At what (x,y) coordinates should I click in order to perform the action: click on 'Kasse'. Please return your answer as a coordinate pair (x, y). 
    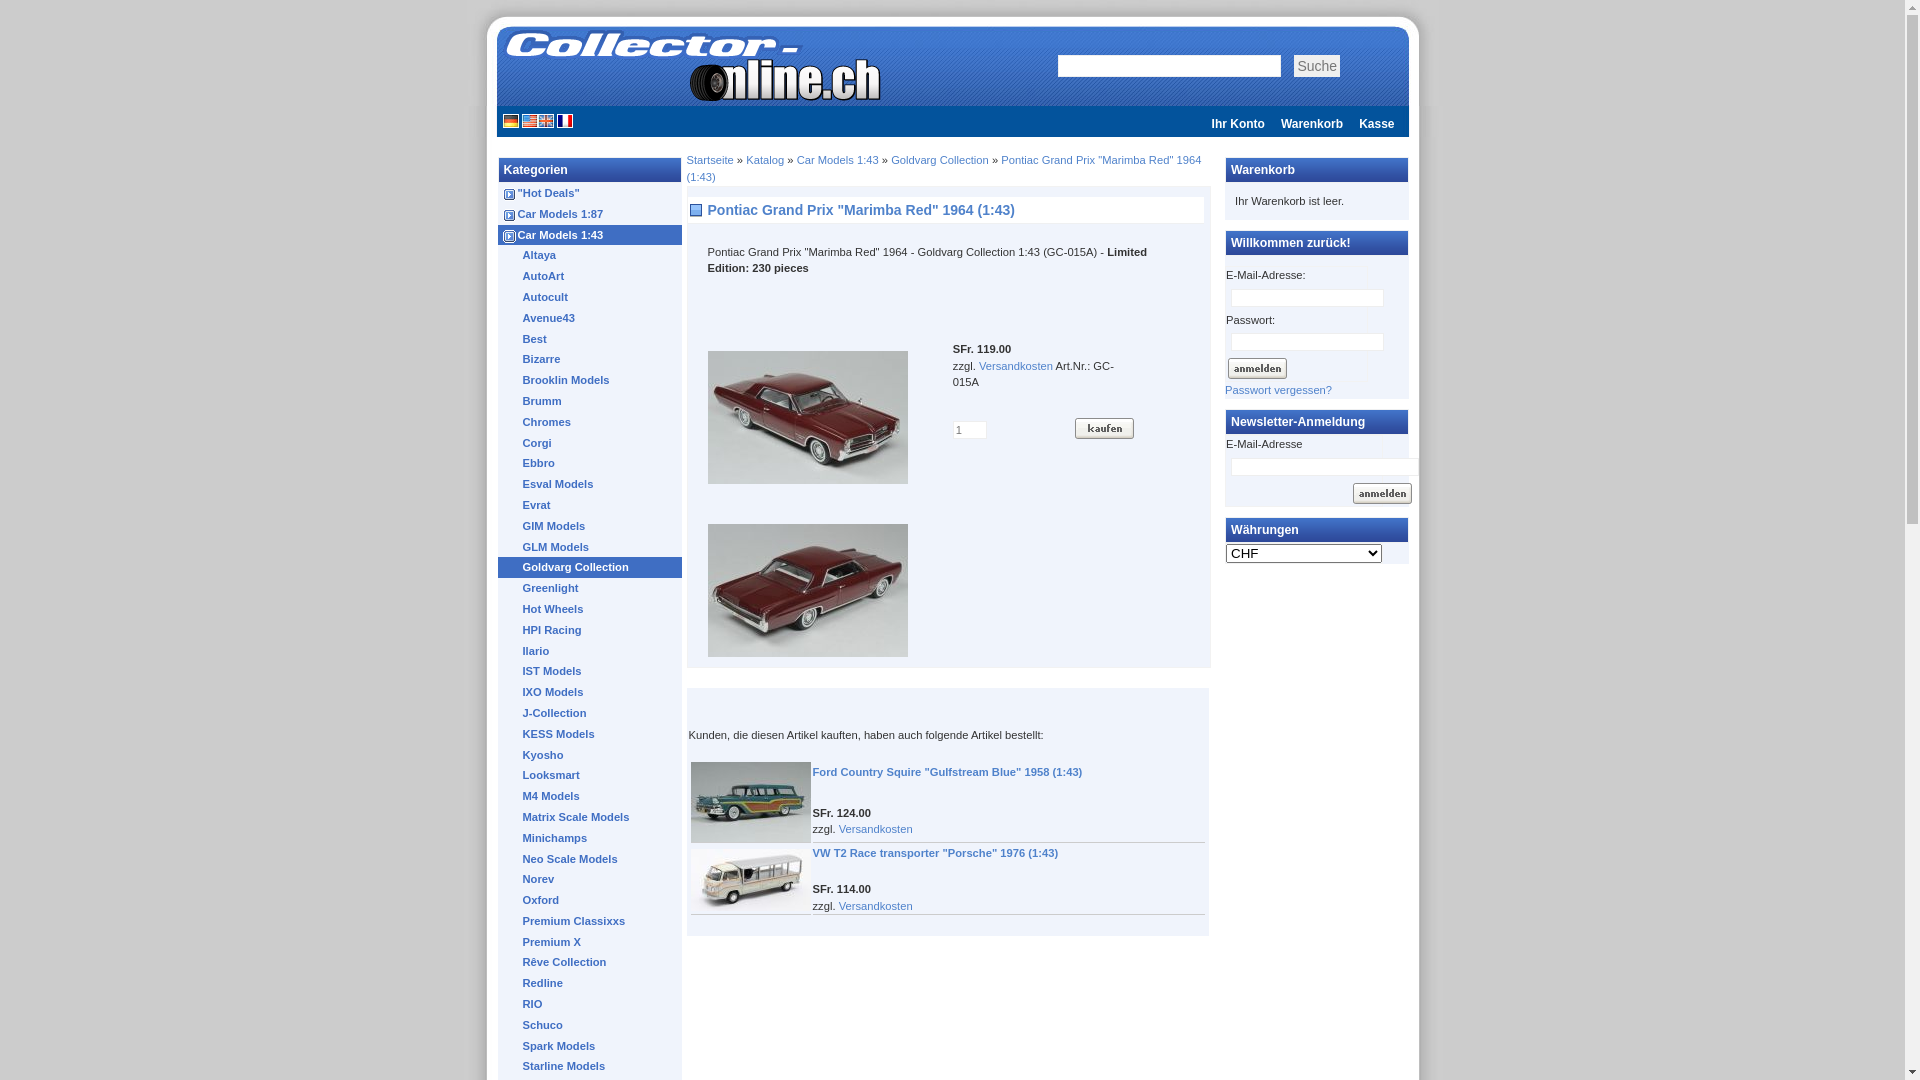
    Looking at the image, I should click on (1375, 123).